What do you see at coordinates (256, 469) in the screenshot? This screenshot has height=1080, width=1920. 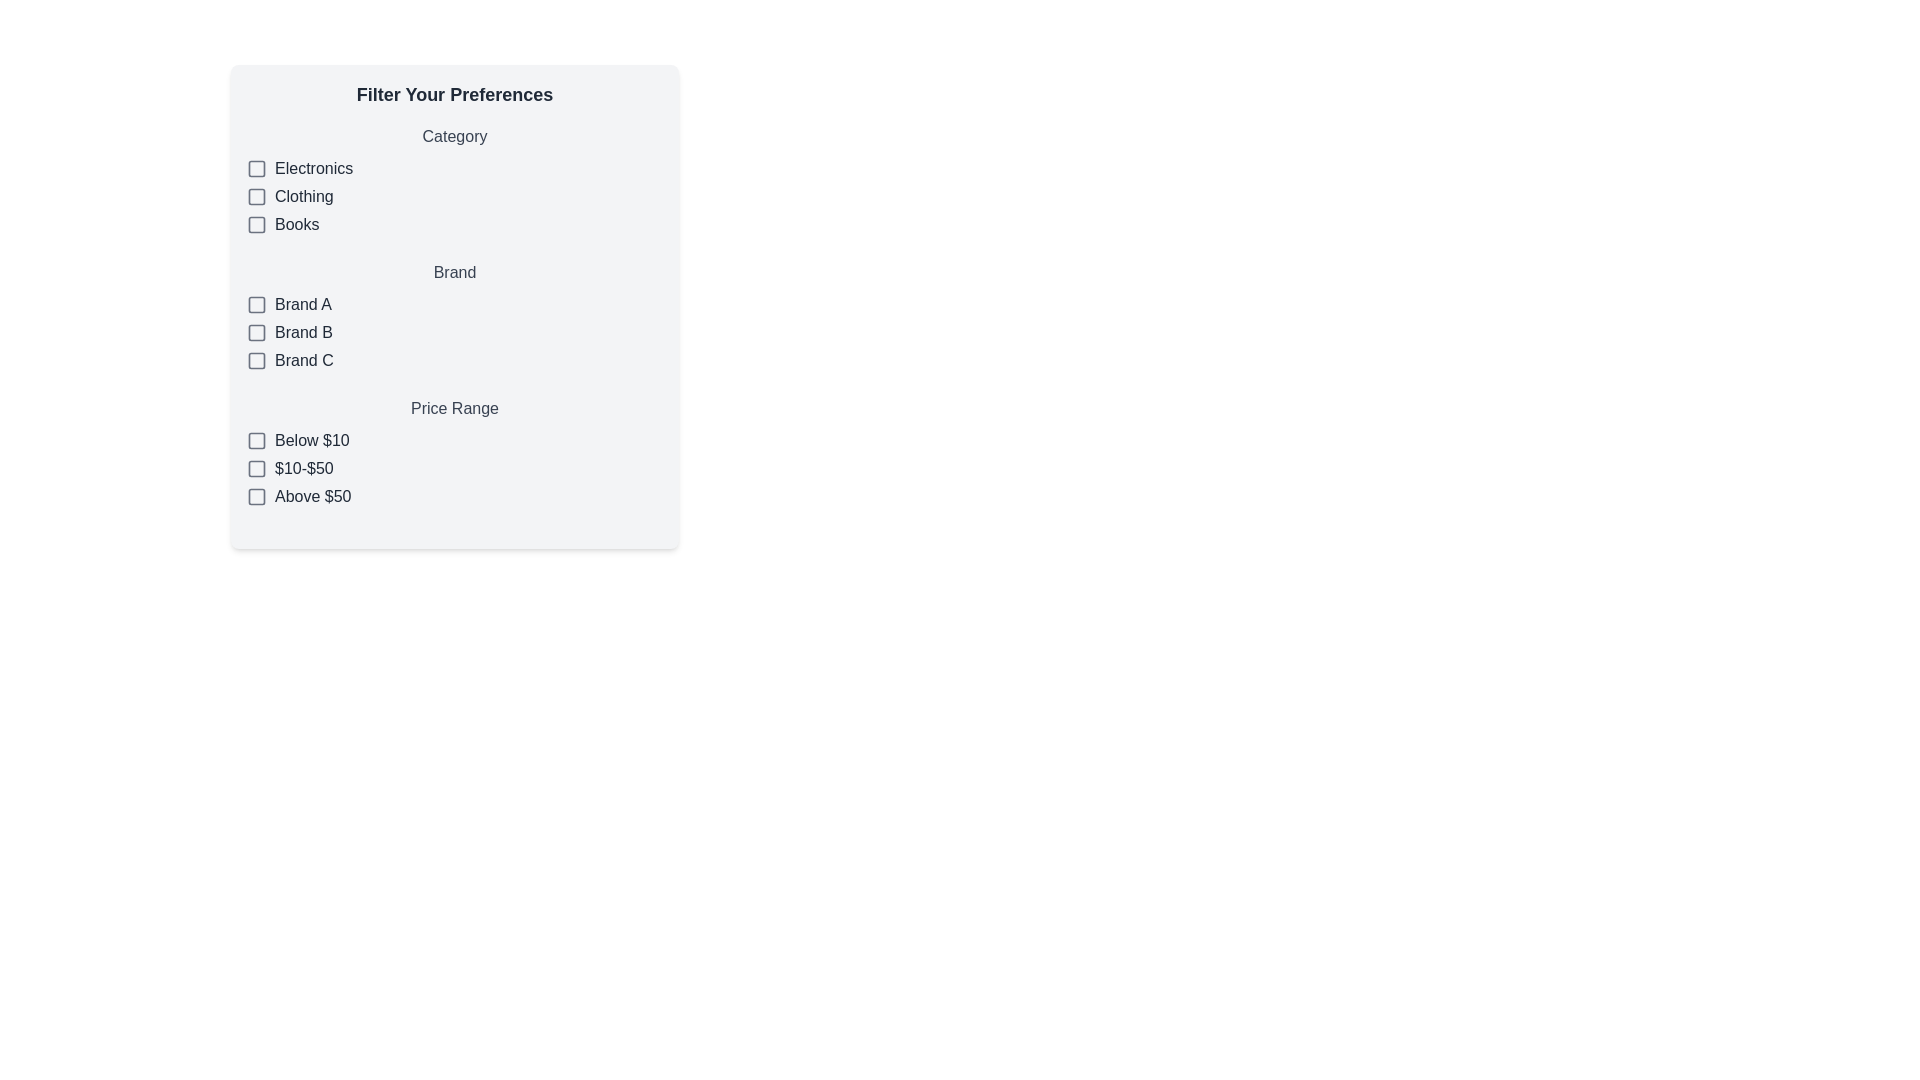 I see `the second checkbox in the 'Price Range' section` at bounding box center [256, 469].